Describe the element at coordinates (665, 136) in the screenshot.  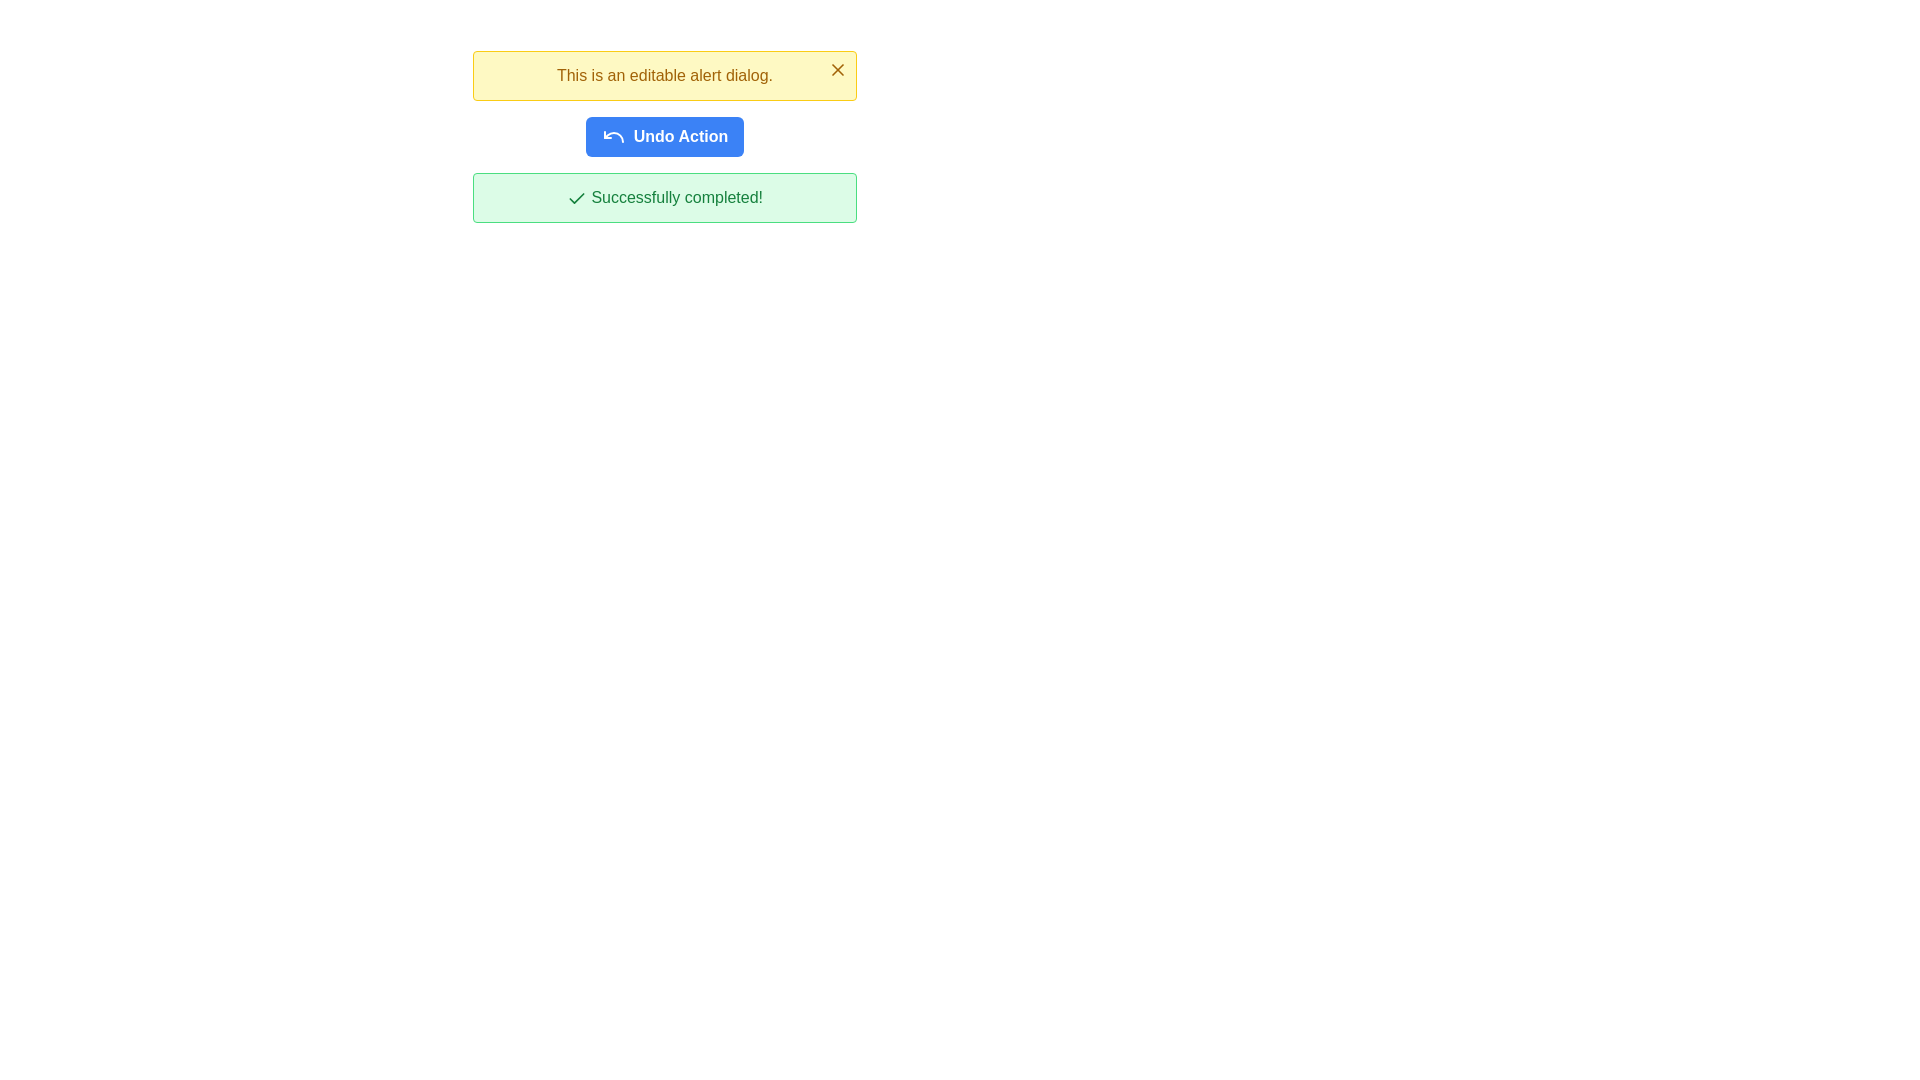
I see `the blue 'Undo Action' button with white text and an undo arrow icon` at that location.